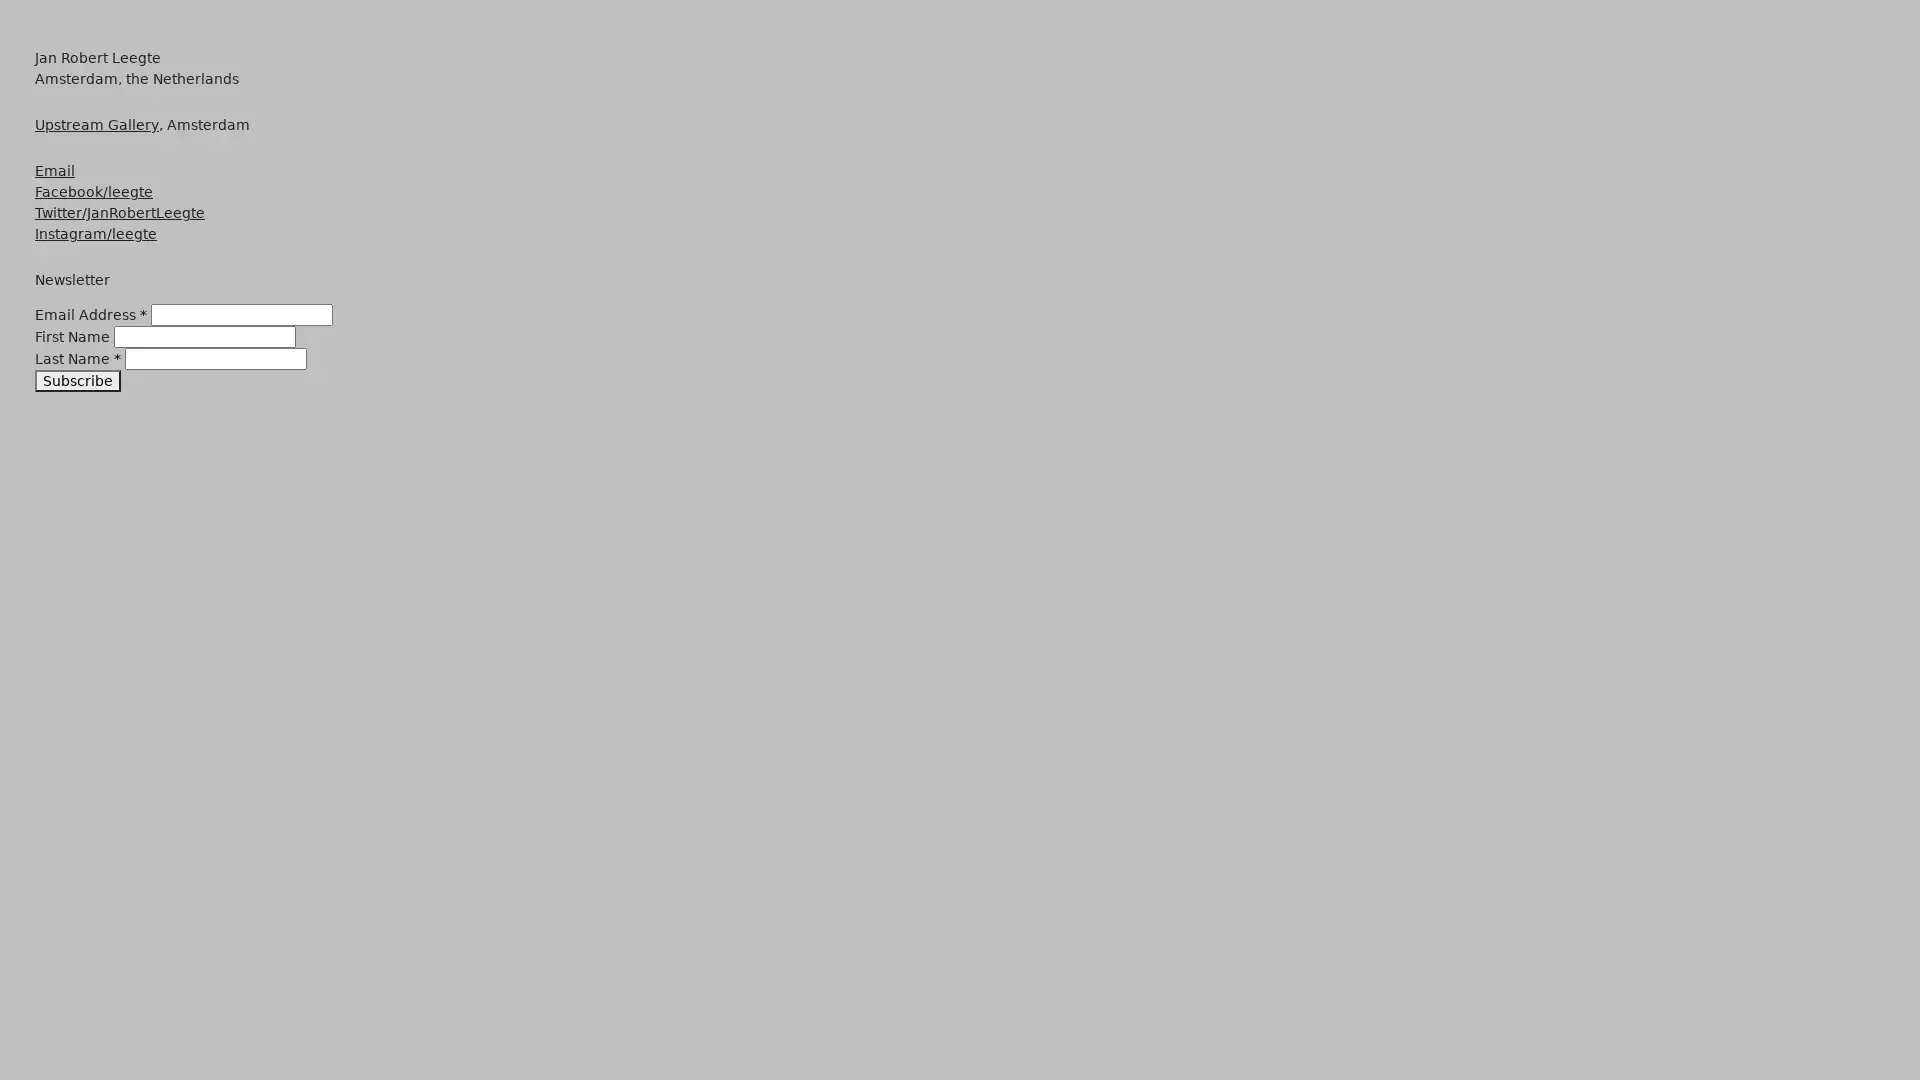 The width and height of the screenshot is (1920, 1080). Describe the element at coordinates (77, 381) in the screenshot. I see `Subscribe` at that location.